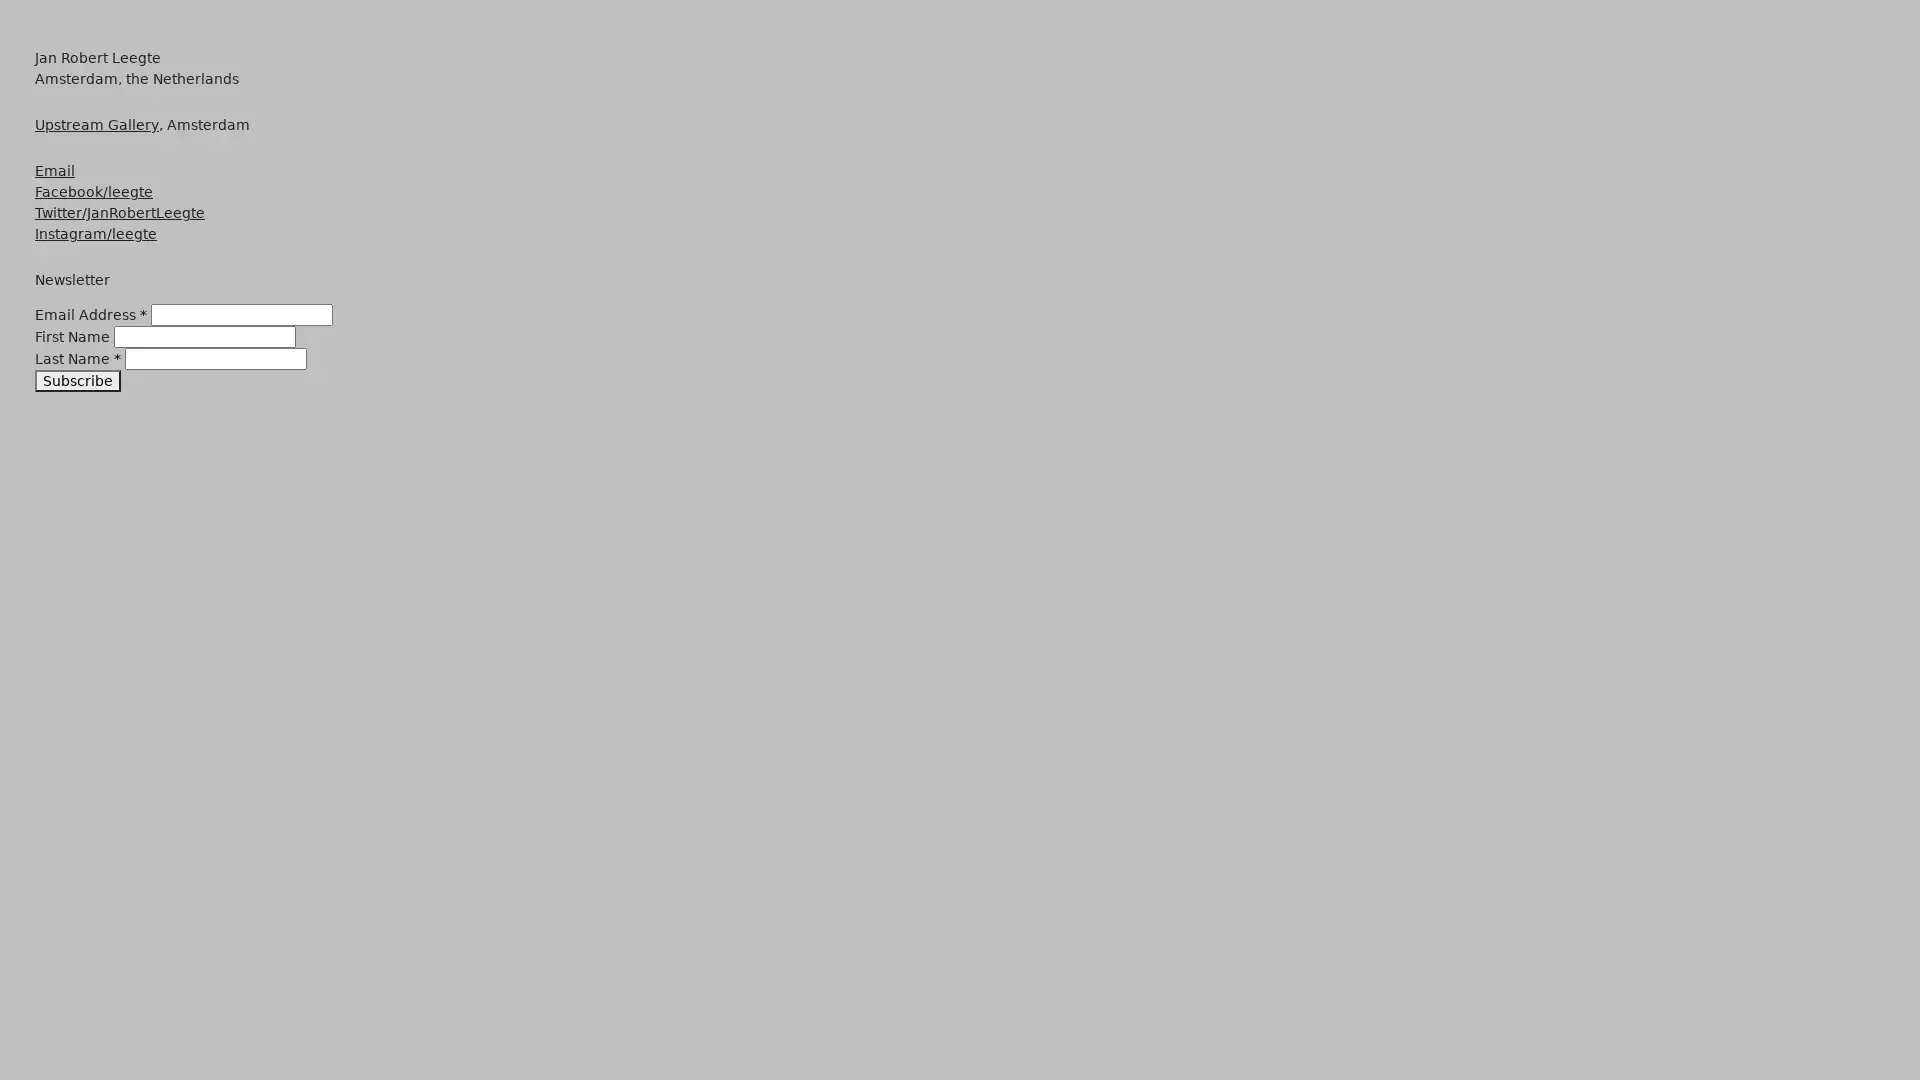 The width and height of the screenshot is (1920, 1080). Describe the element at coordinates (77, 381) in the screenshot. I see `Subscribe` at that location.